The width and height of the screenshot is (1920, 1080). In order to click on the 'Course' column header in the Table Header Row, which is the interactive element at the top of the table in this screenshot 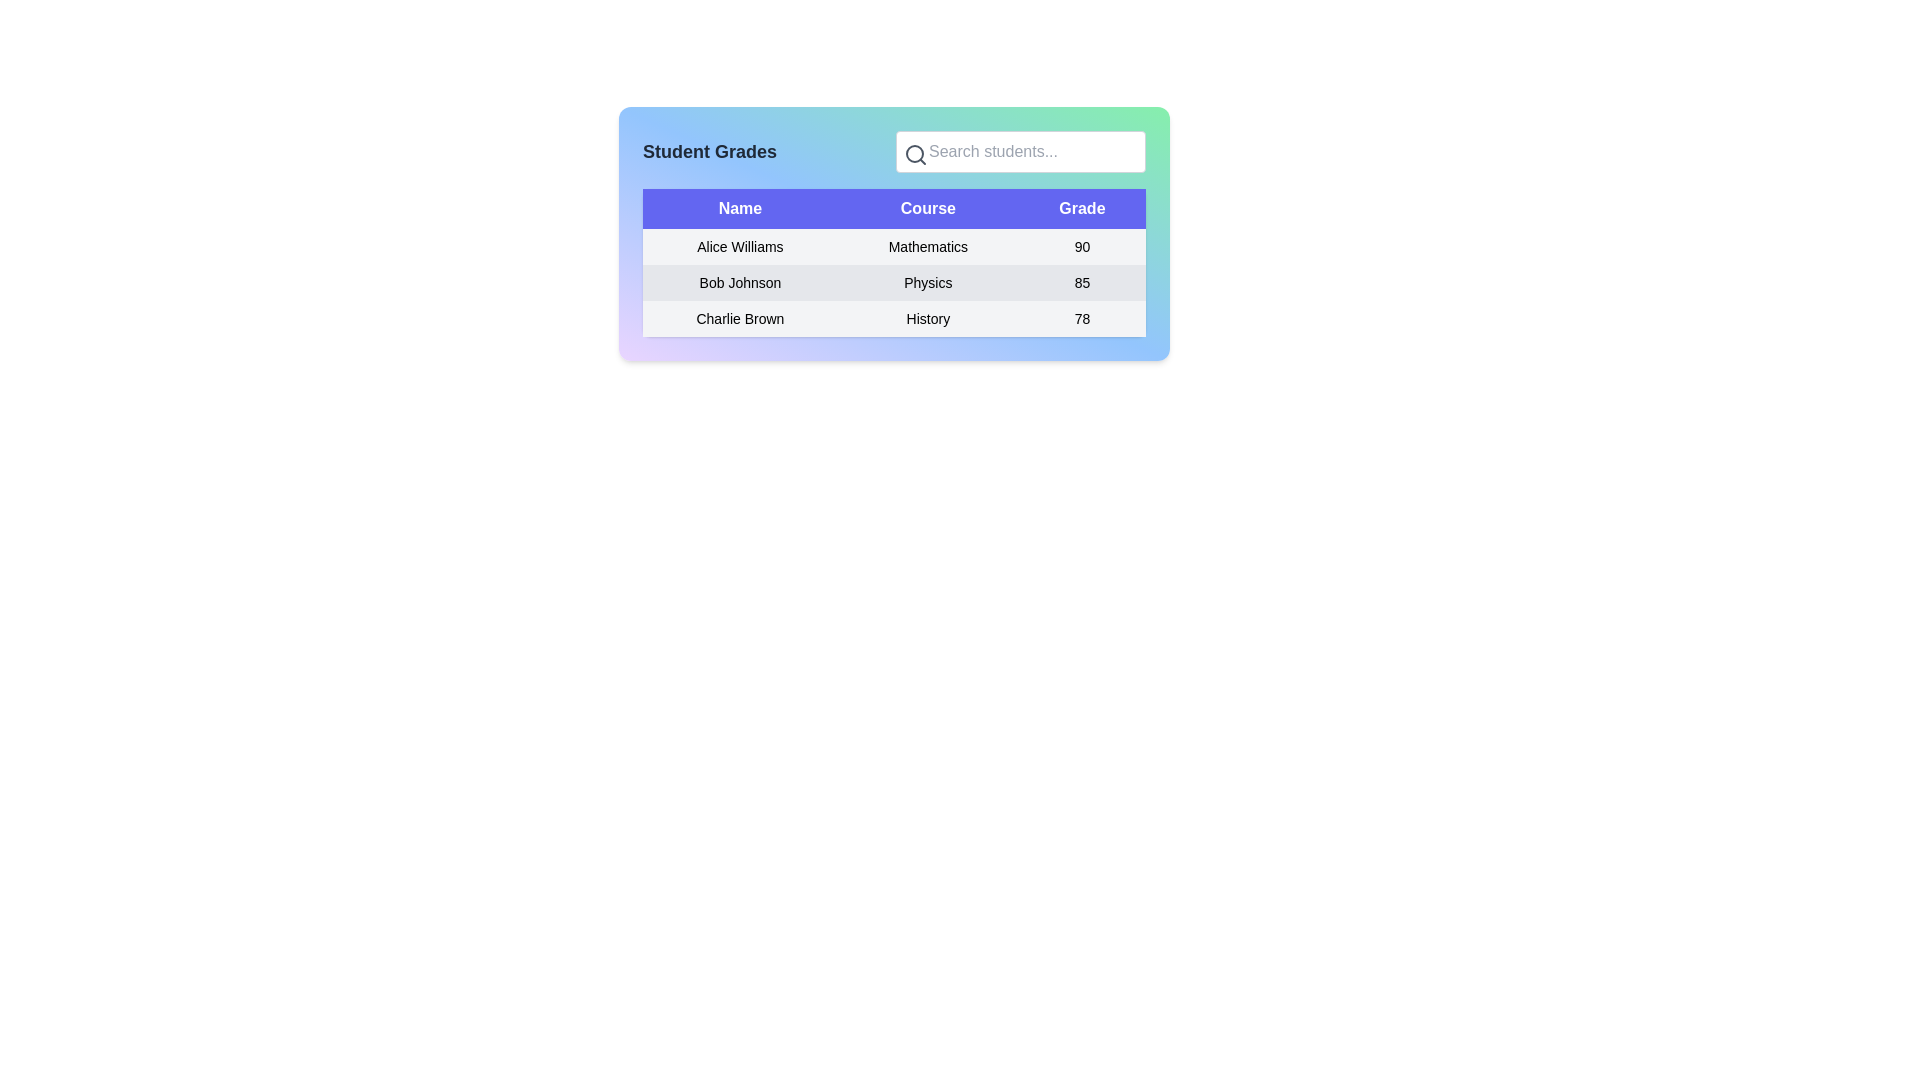, I will do `click(893, 208)`.